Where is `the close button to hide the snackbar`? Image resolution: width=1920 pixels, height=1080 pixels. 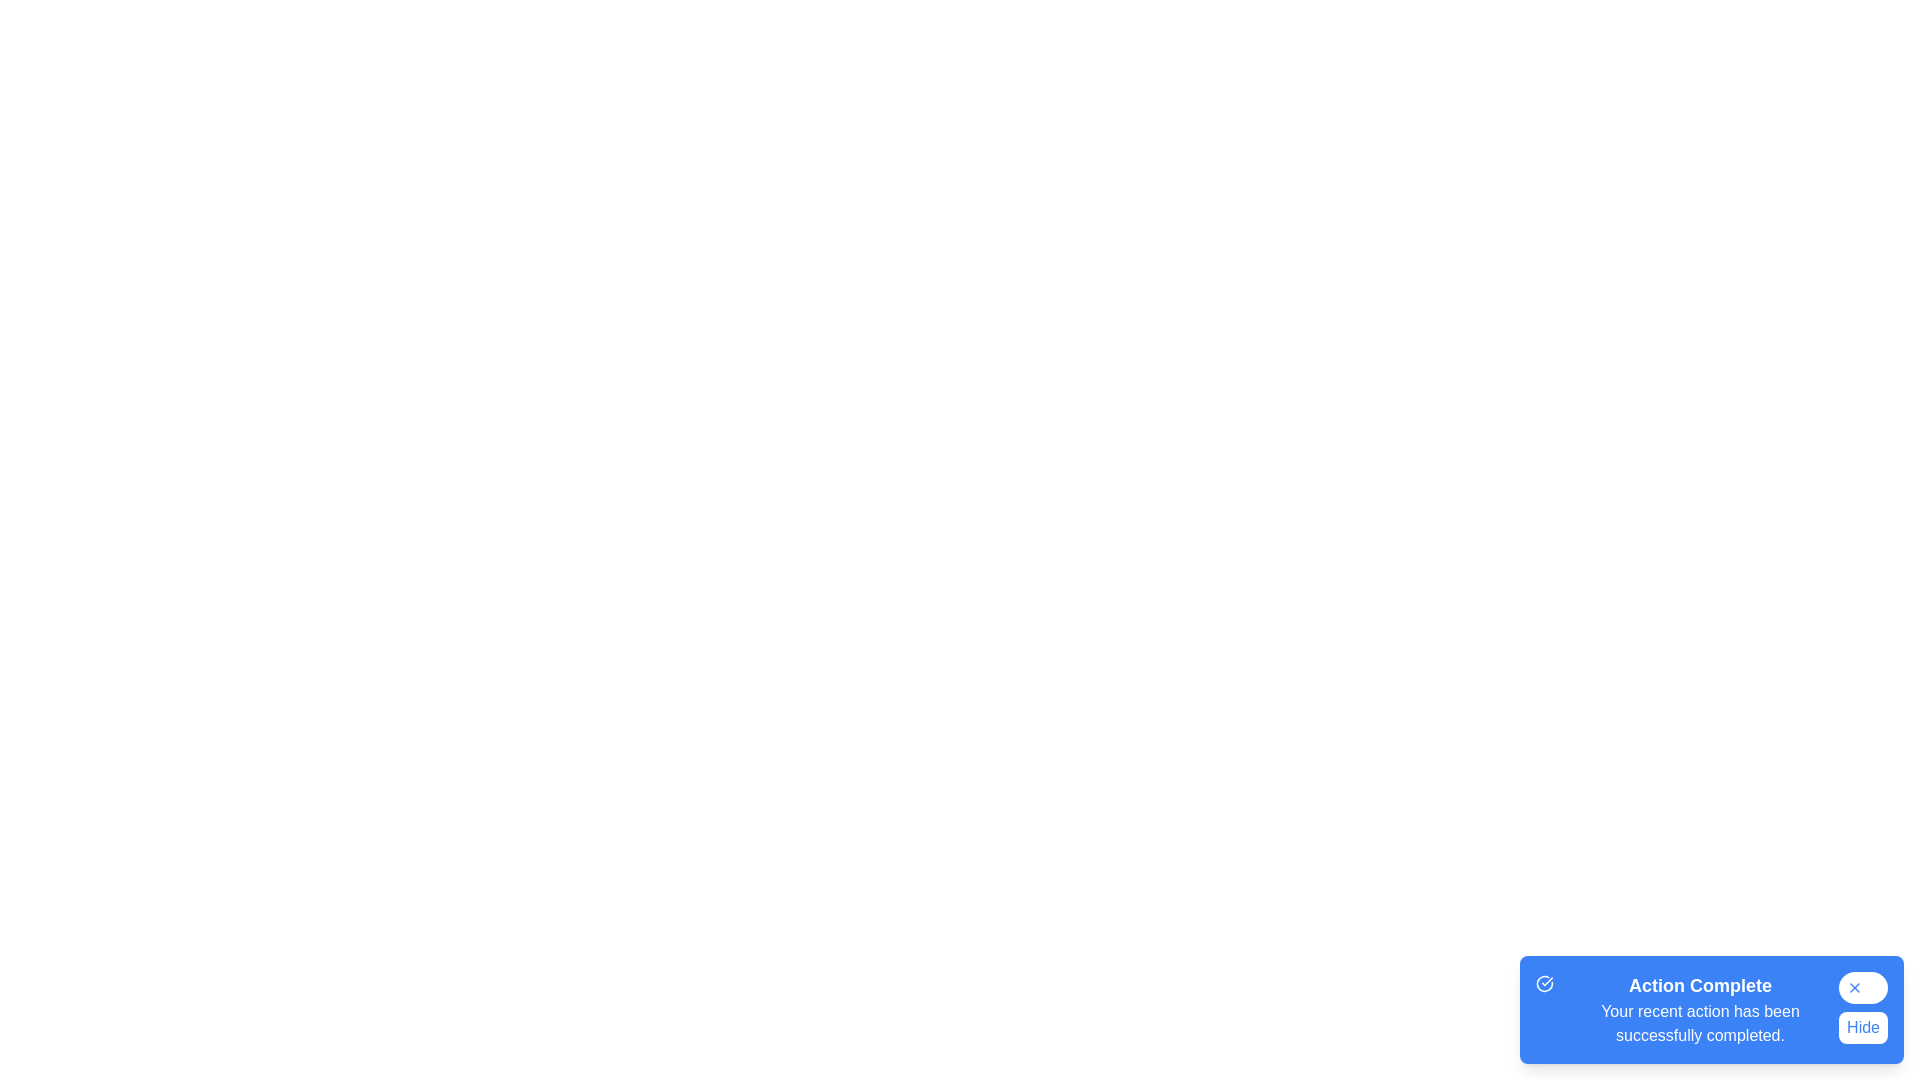
the close button to hide the snackbar is located at coordinates (1862, 986).